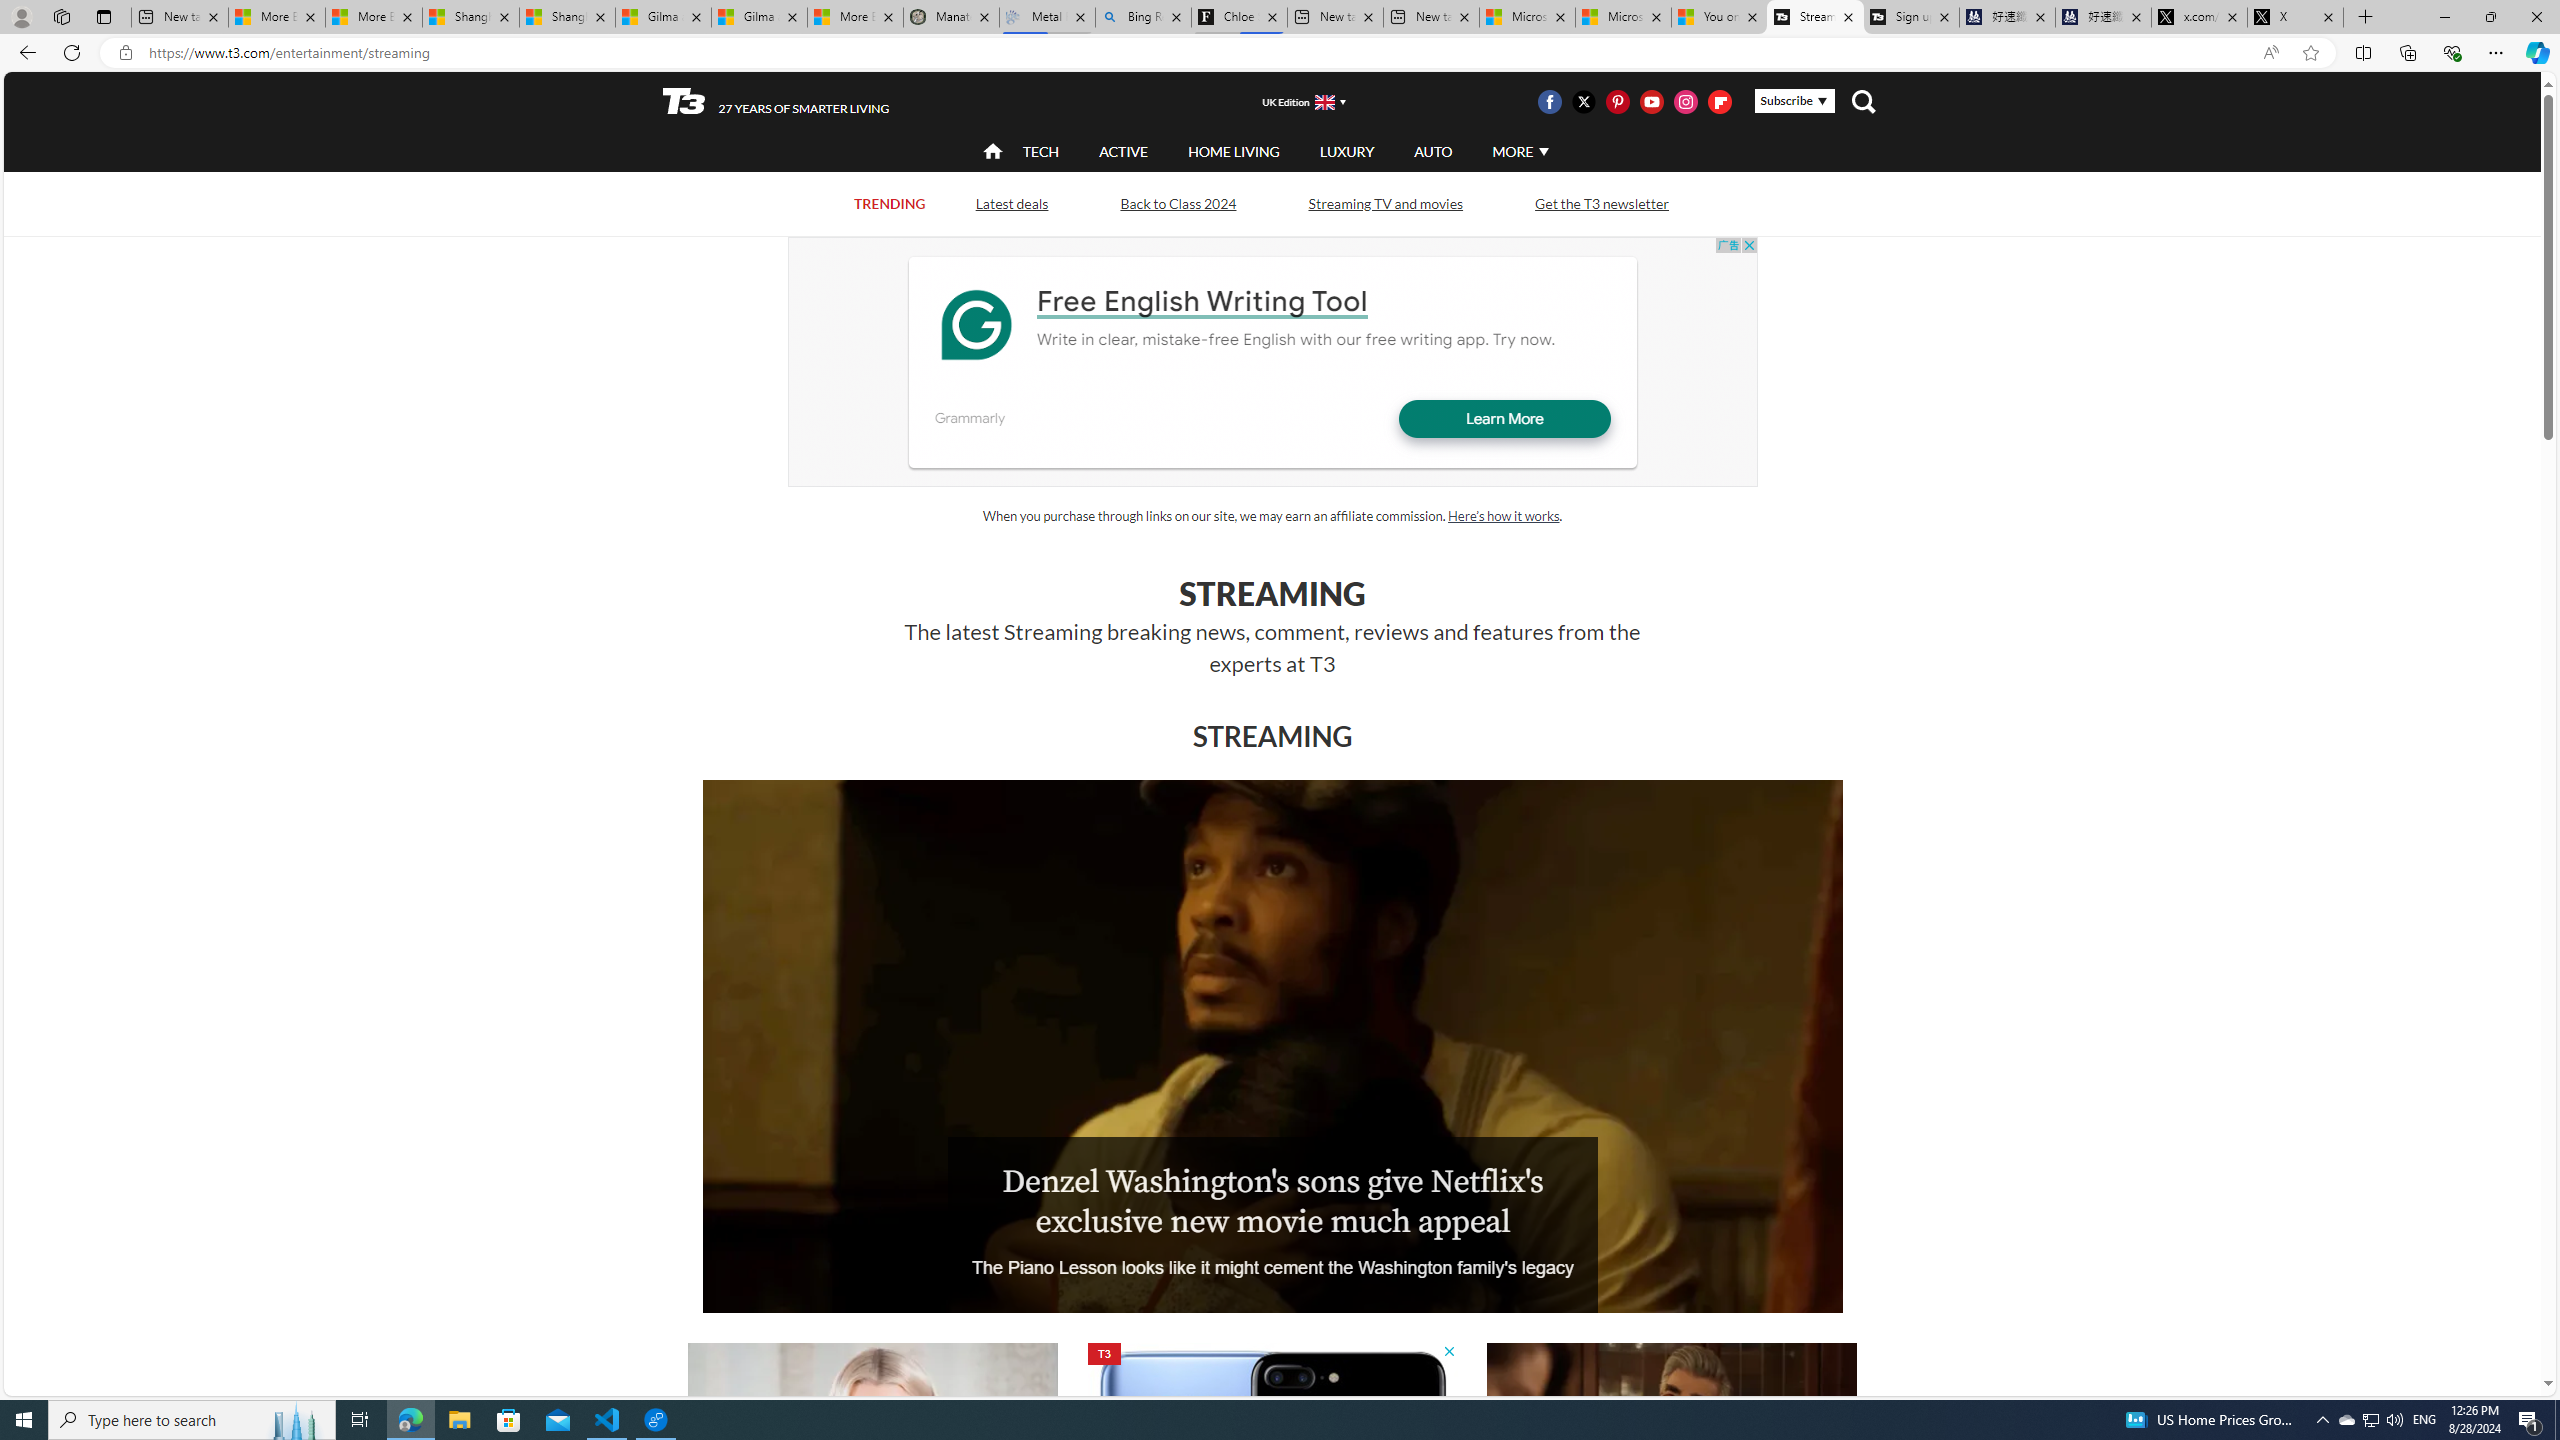 The height and width of the screenshot is (1440, 2560). What do you see at coordinates (1617, 100) in the screenshot?
I see `'Visit us on Pintrest'` at bounding box center [1617, 100].